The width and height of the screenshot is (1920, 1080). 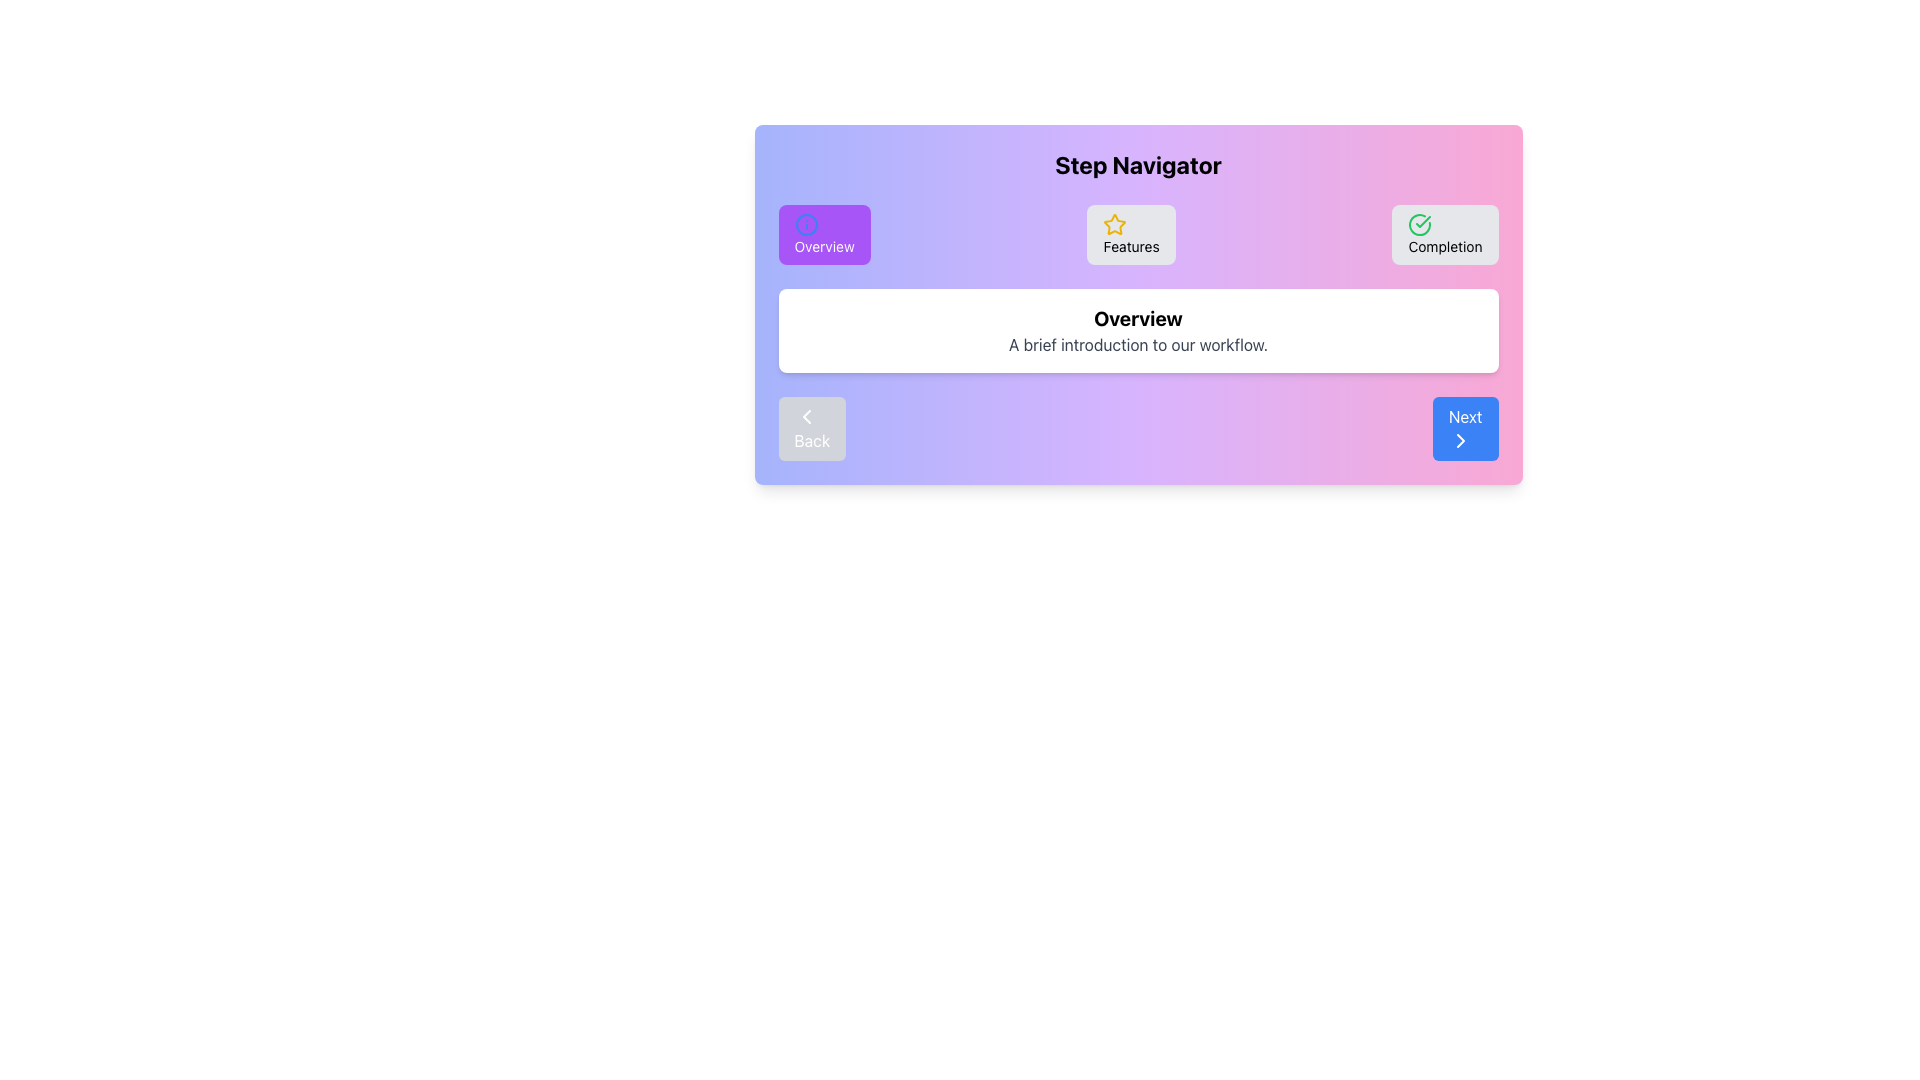 What do you see at coordinates (1114, 224) in the screenshot?
I see `the star-shaped icon outlined in yellow, which represents the 'Features' step in the Step Navigator section, located centrally on the navigation bar` at bounding box center [1114, 224].